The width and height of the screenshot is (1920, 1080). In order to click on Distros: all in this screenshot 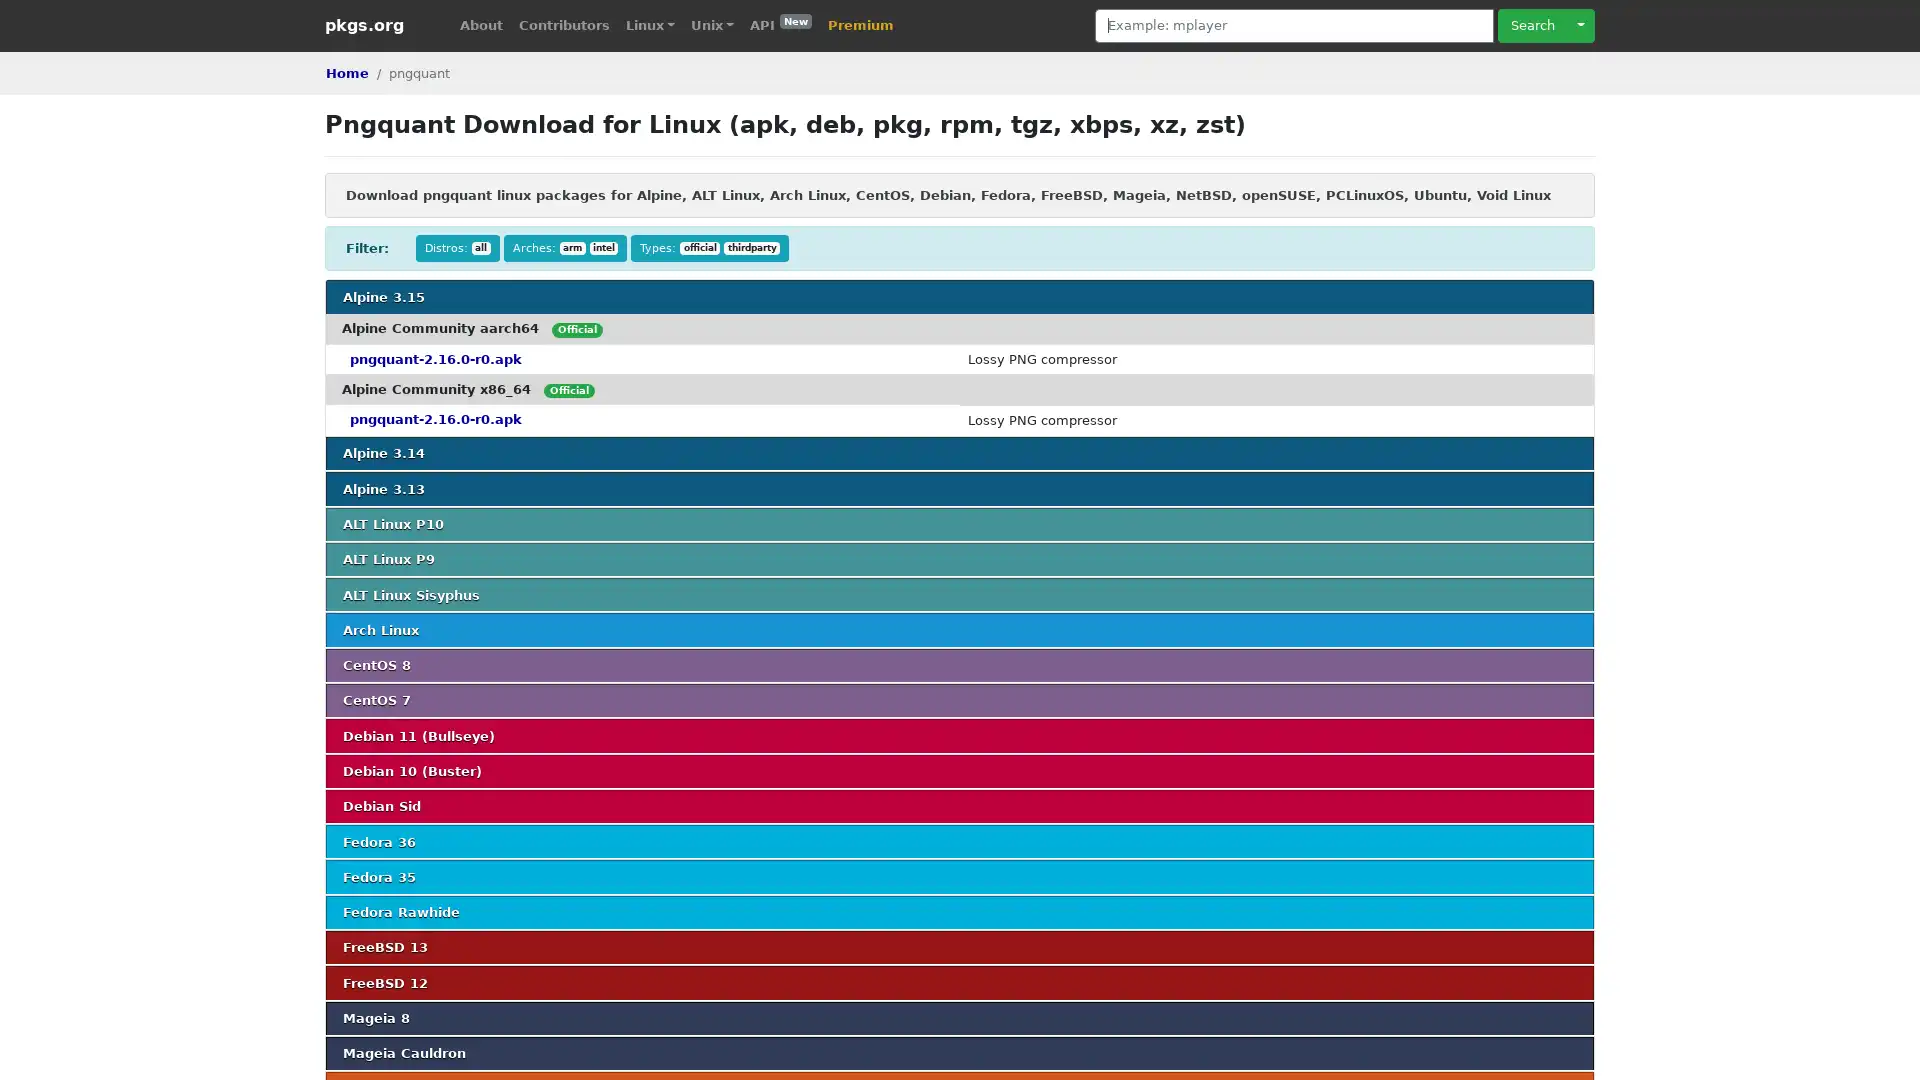, I will do `click(456, 247)`.